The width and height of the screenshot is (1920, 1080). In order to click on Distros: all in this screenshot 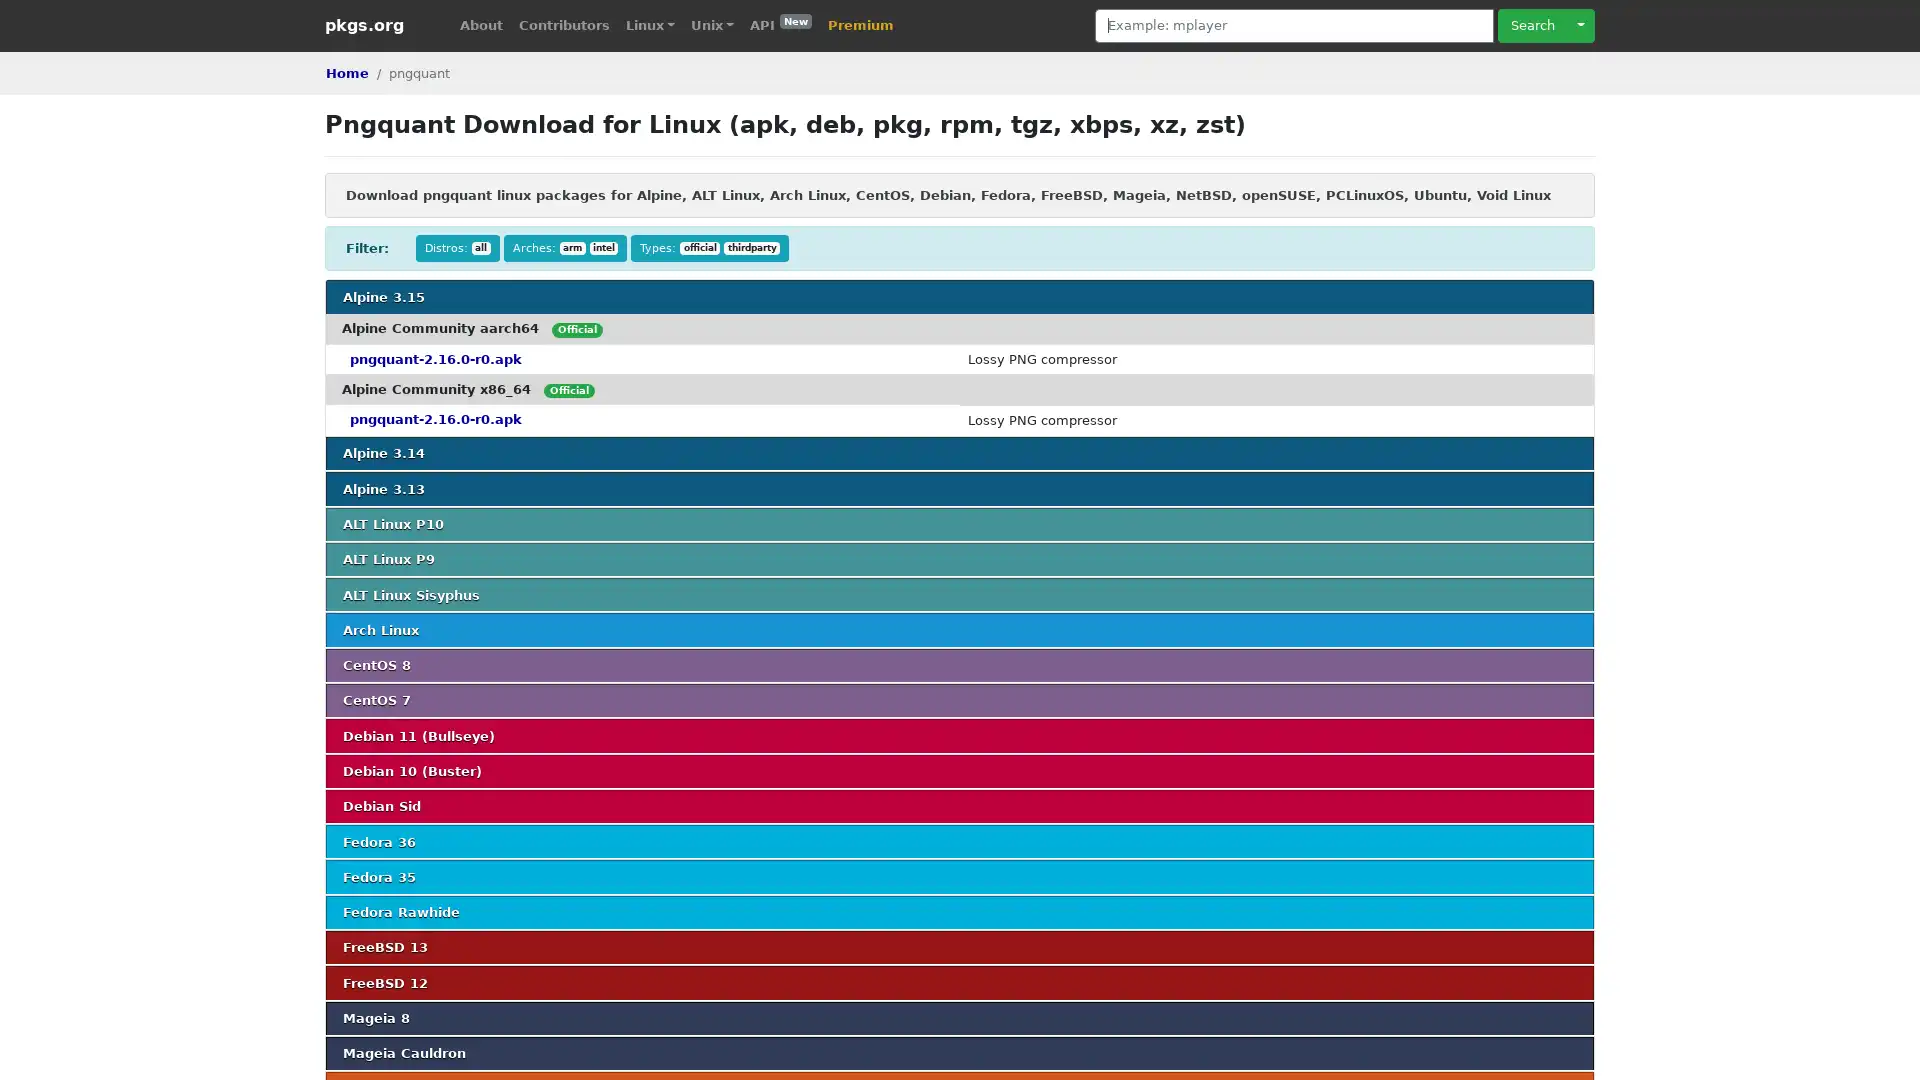, I will do `click(456, 247)`.